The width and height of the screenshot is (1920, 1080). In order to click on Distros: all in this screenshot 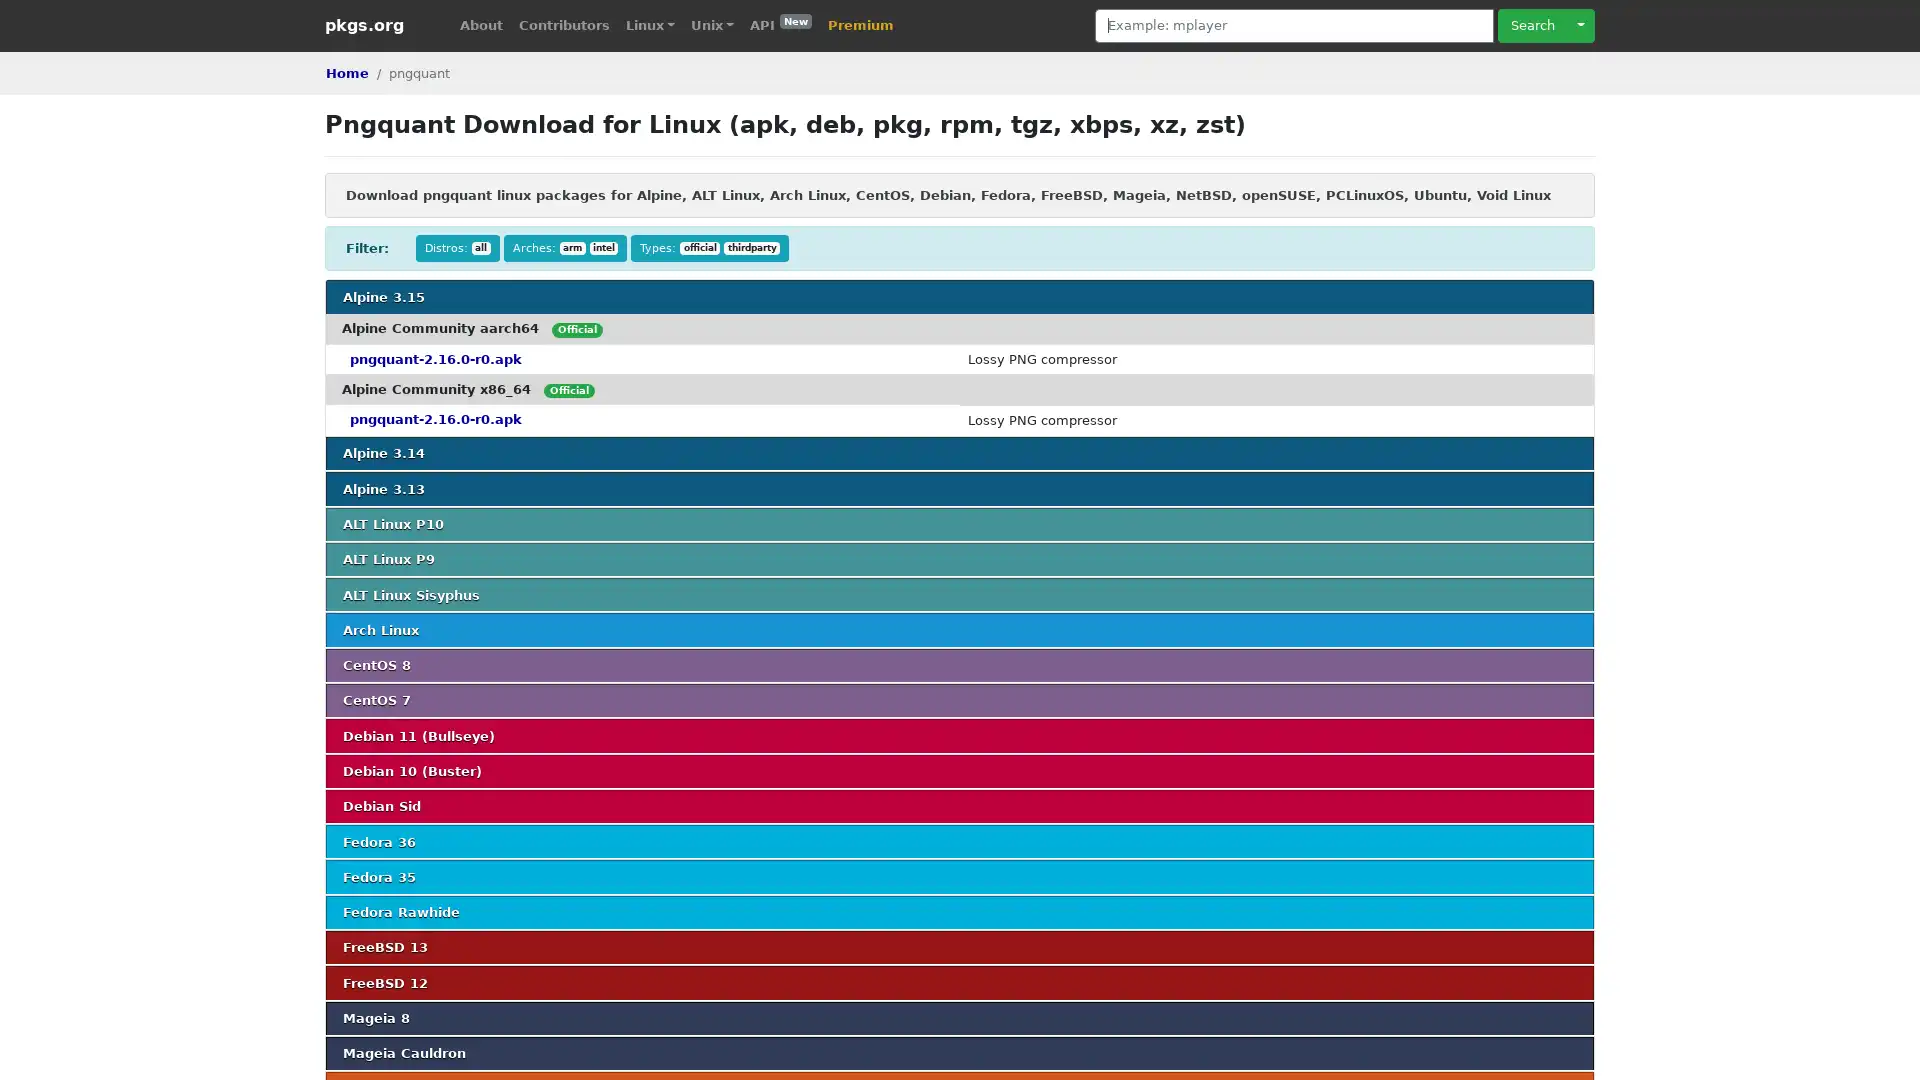, I will do `click(456, 247)`.